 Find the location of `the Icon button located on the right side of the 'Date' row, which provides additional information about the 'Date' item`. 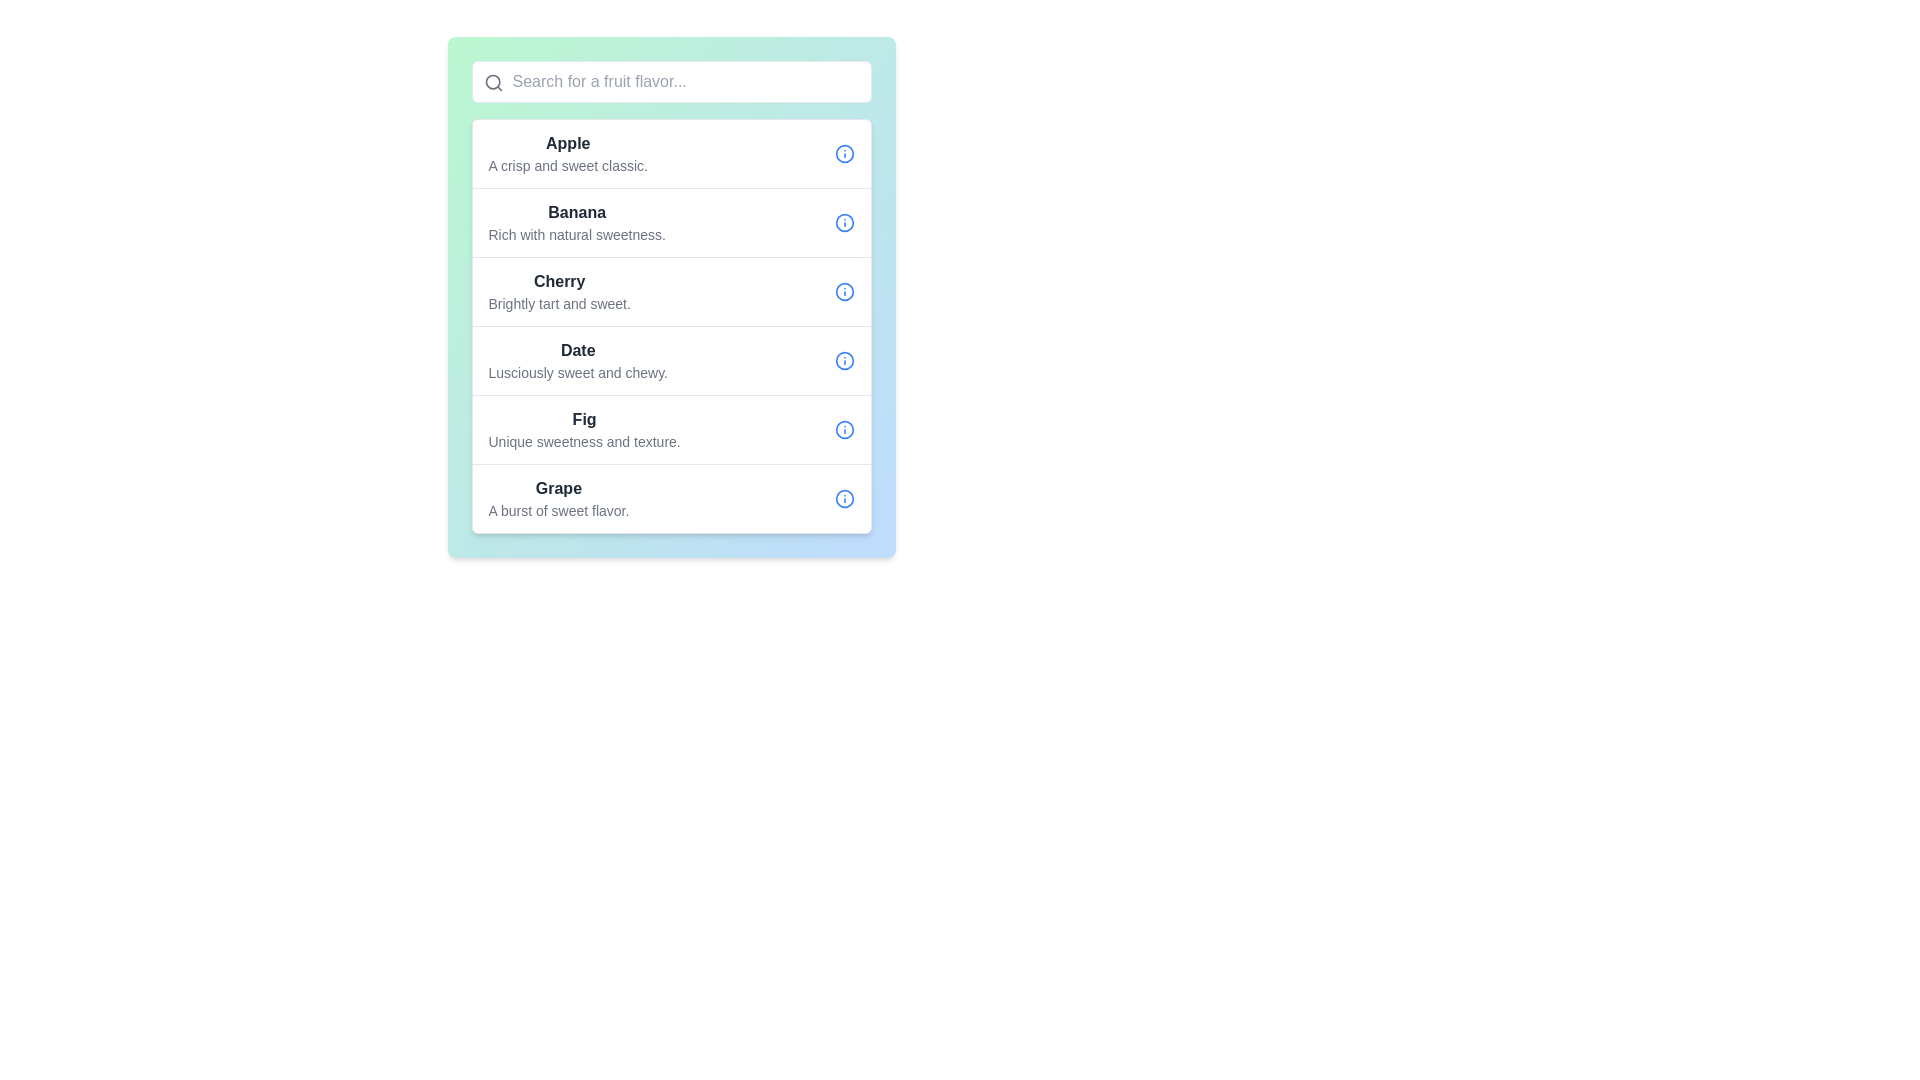

the Icon button located on the right side of the 'Date' row, which provides additional information about the 'Date' item is located at coordinates (844, 361).